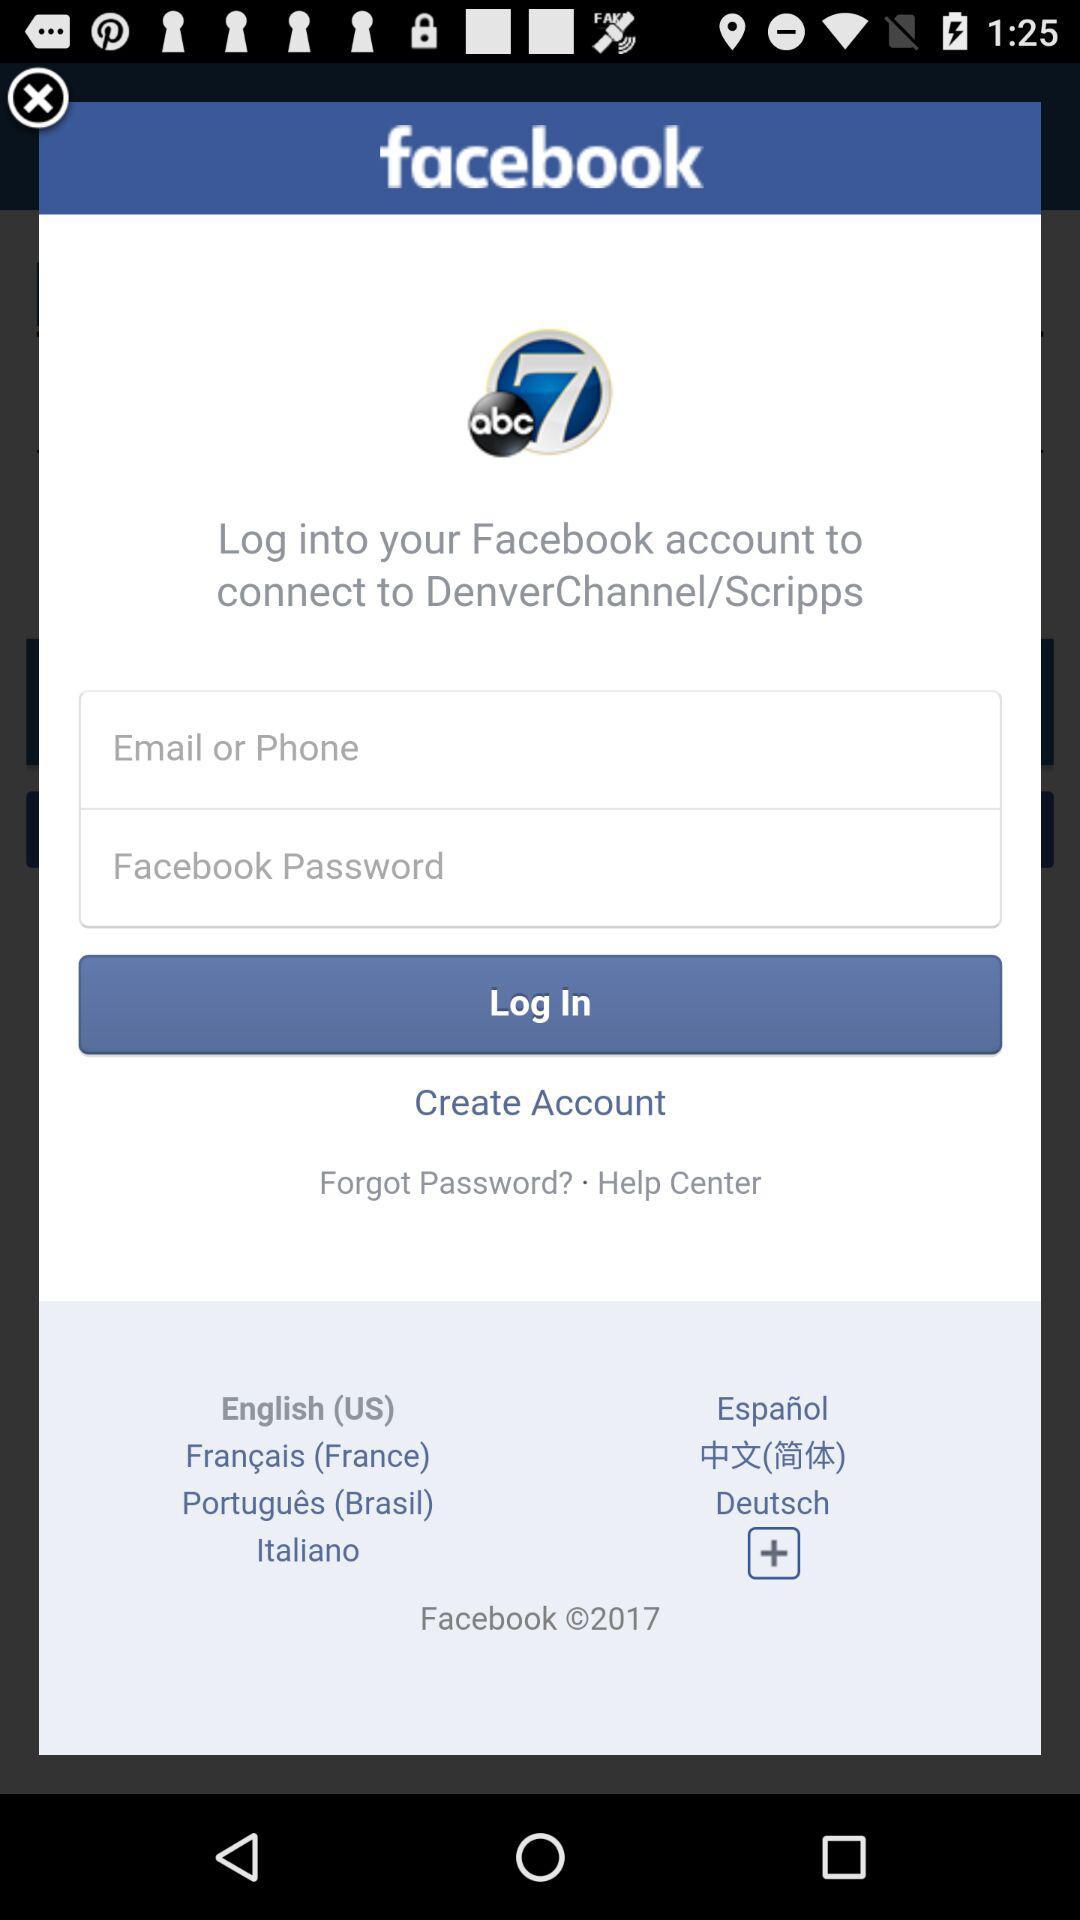  Describe the element at coordinates (38, 100) in the screenshot. I see `login` at that location.